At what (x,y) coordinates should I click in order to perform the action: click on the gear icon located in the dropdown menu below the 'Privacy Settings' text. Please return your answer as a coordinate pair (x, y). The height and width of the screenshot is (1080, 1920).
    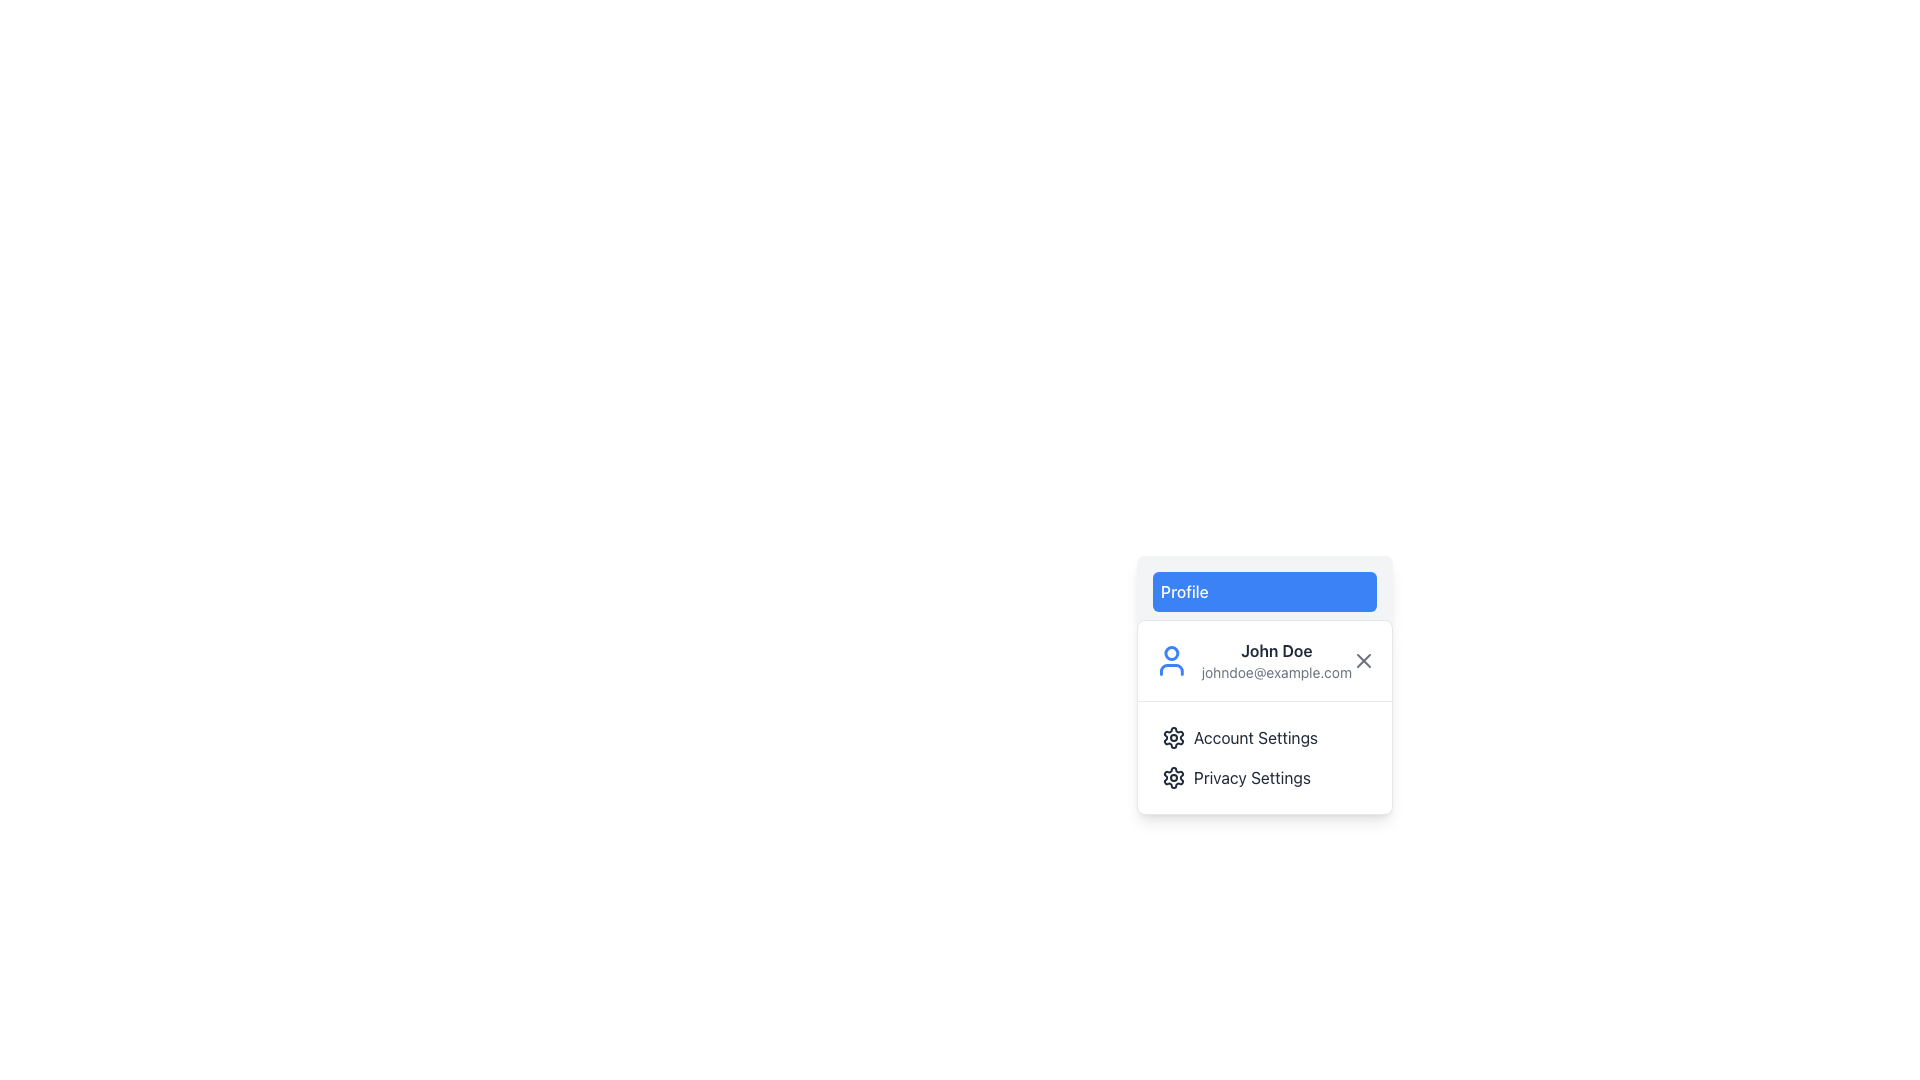
    Looking at the image, I should click on (1174, 737).